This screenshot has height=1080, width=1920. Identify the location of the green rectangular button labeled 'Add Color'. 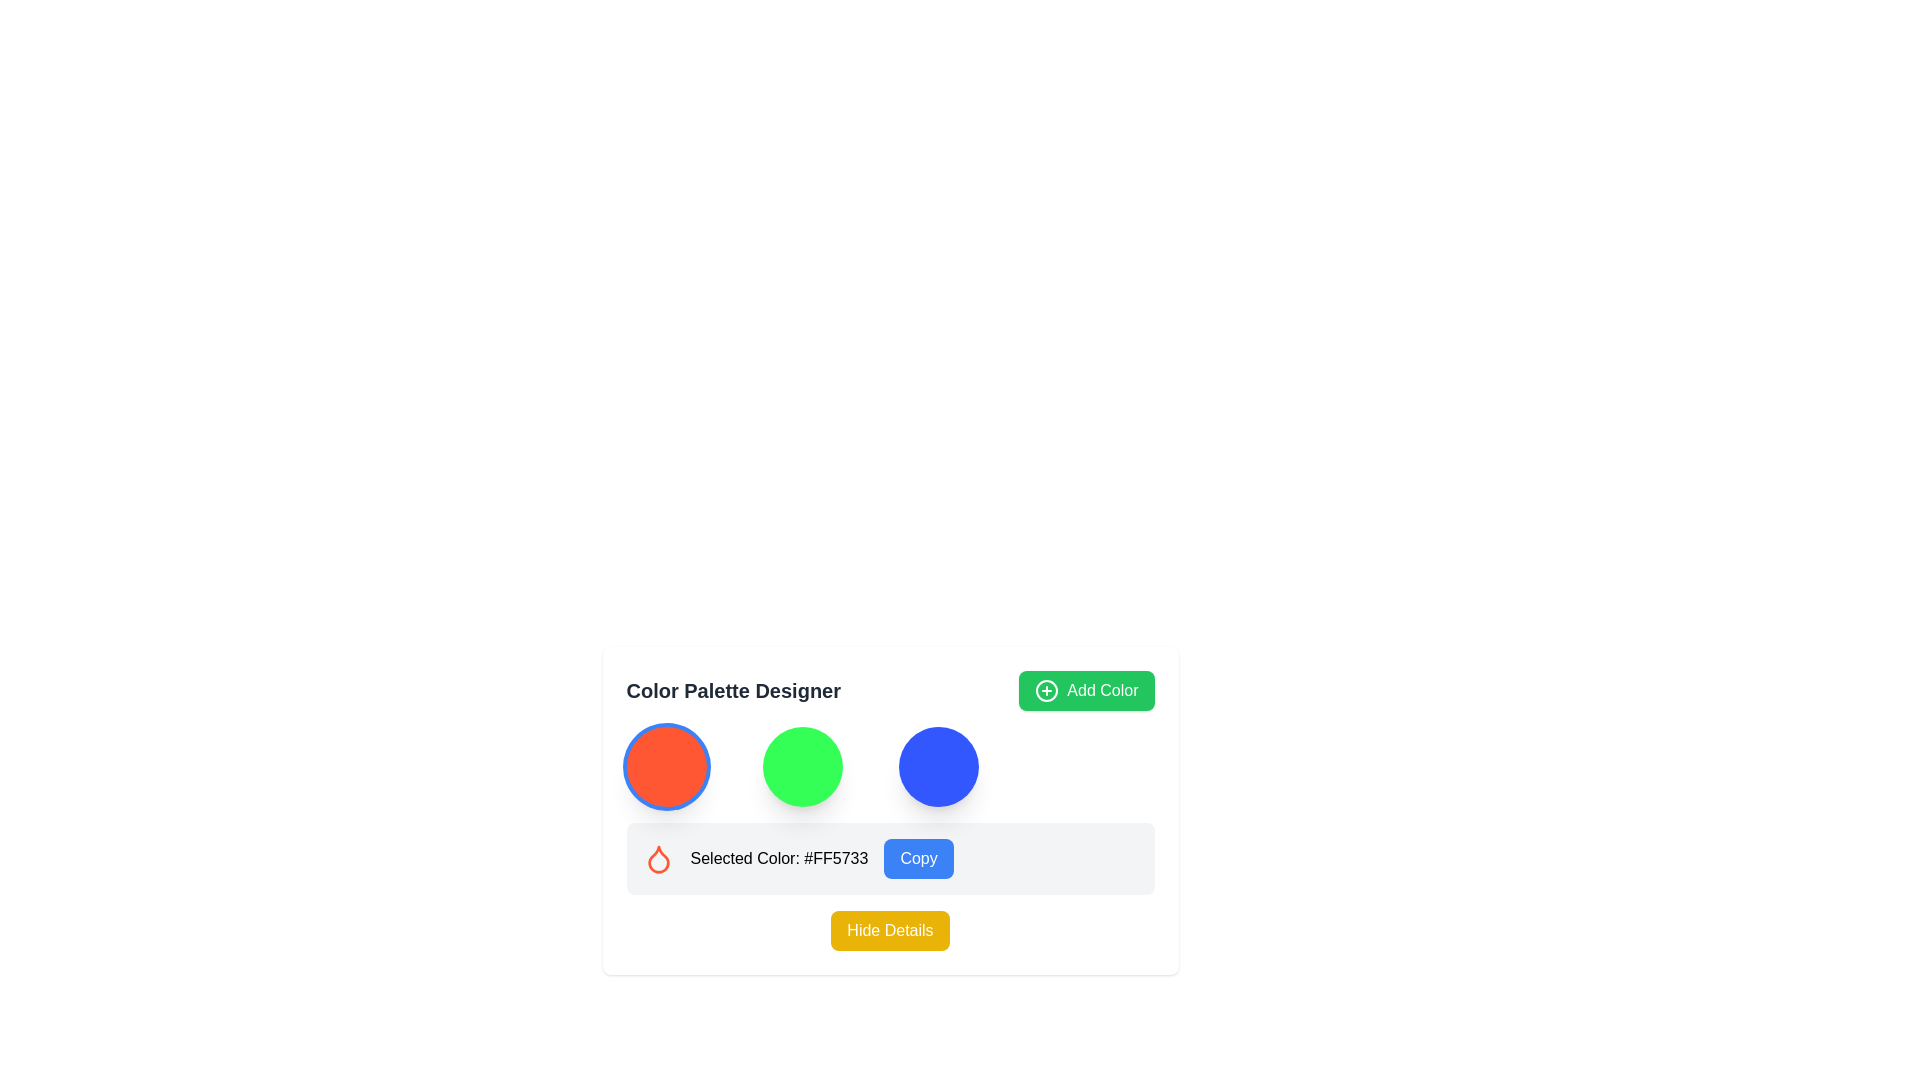
(1085, 689).